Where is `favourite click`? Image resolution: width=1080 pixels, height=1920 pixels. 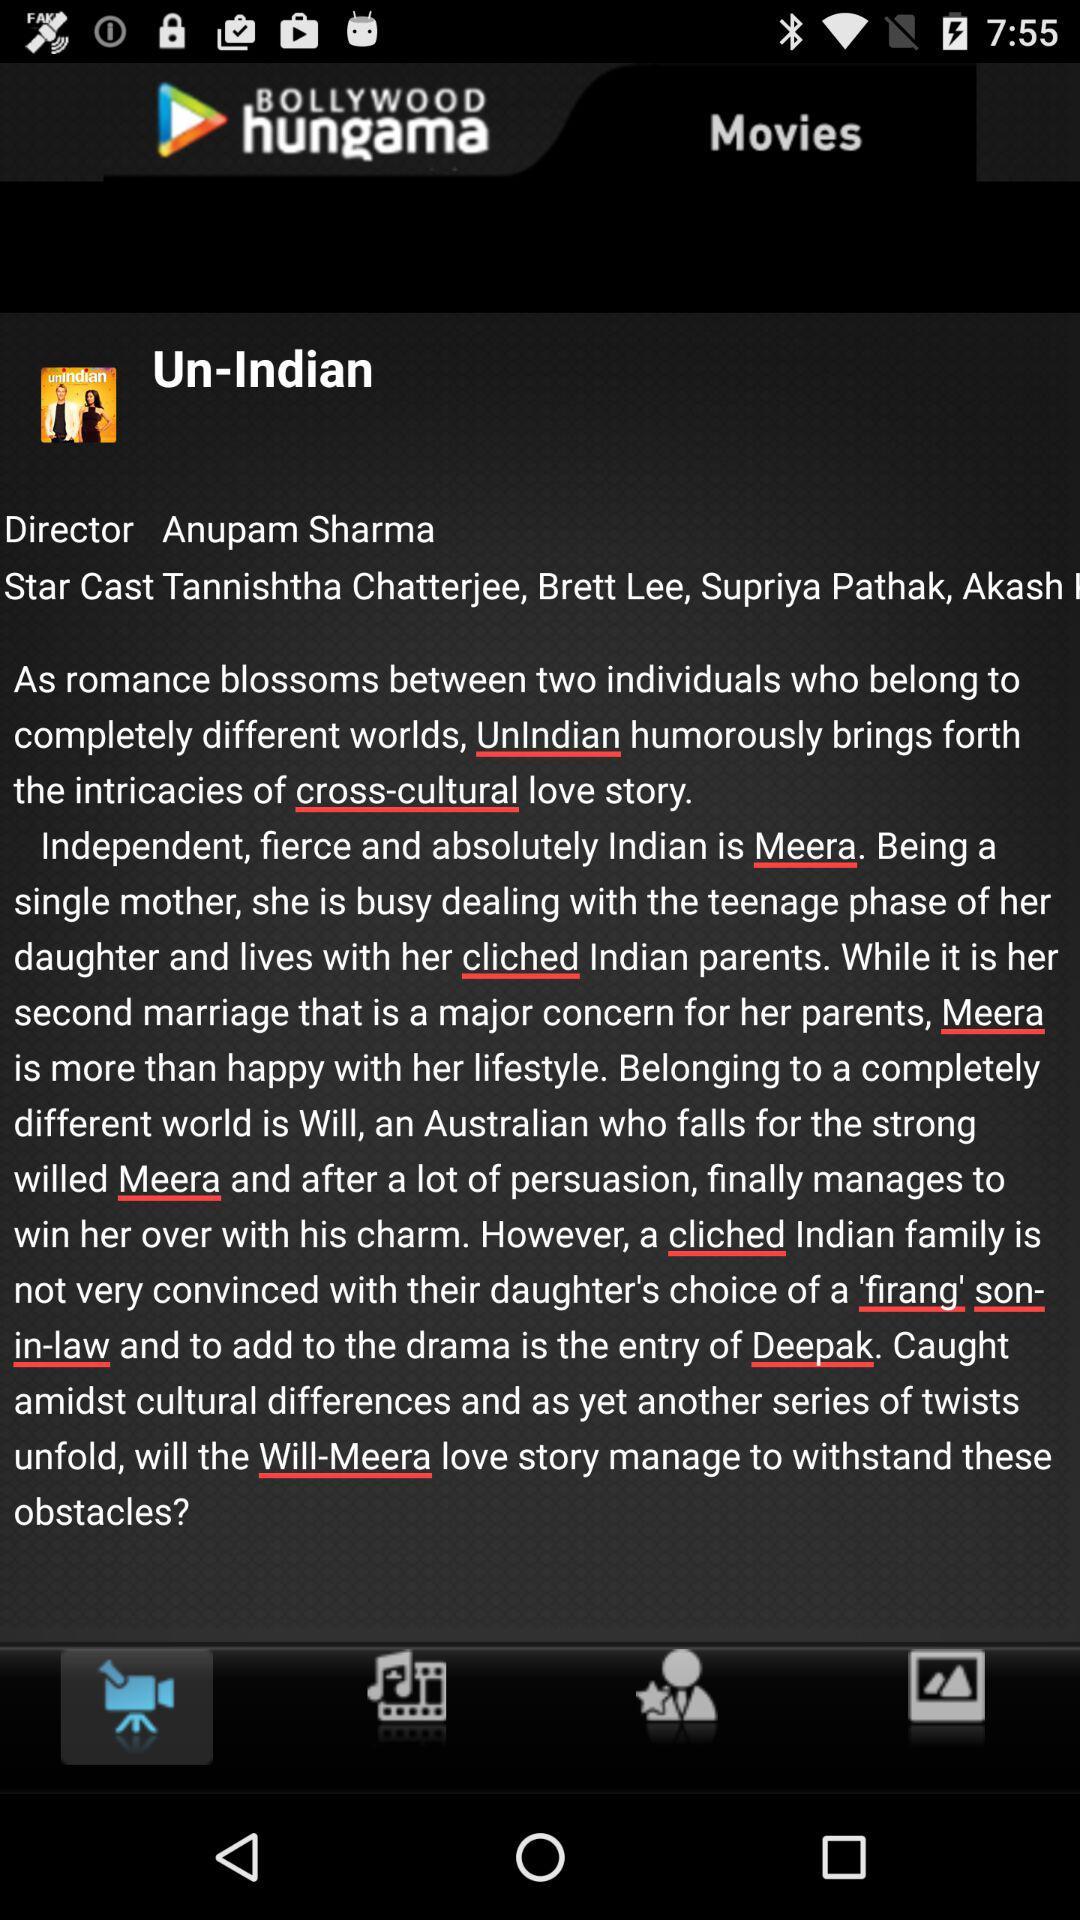
favourite click is located at coordinates (675, 1697).